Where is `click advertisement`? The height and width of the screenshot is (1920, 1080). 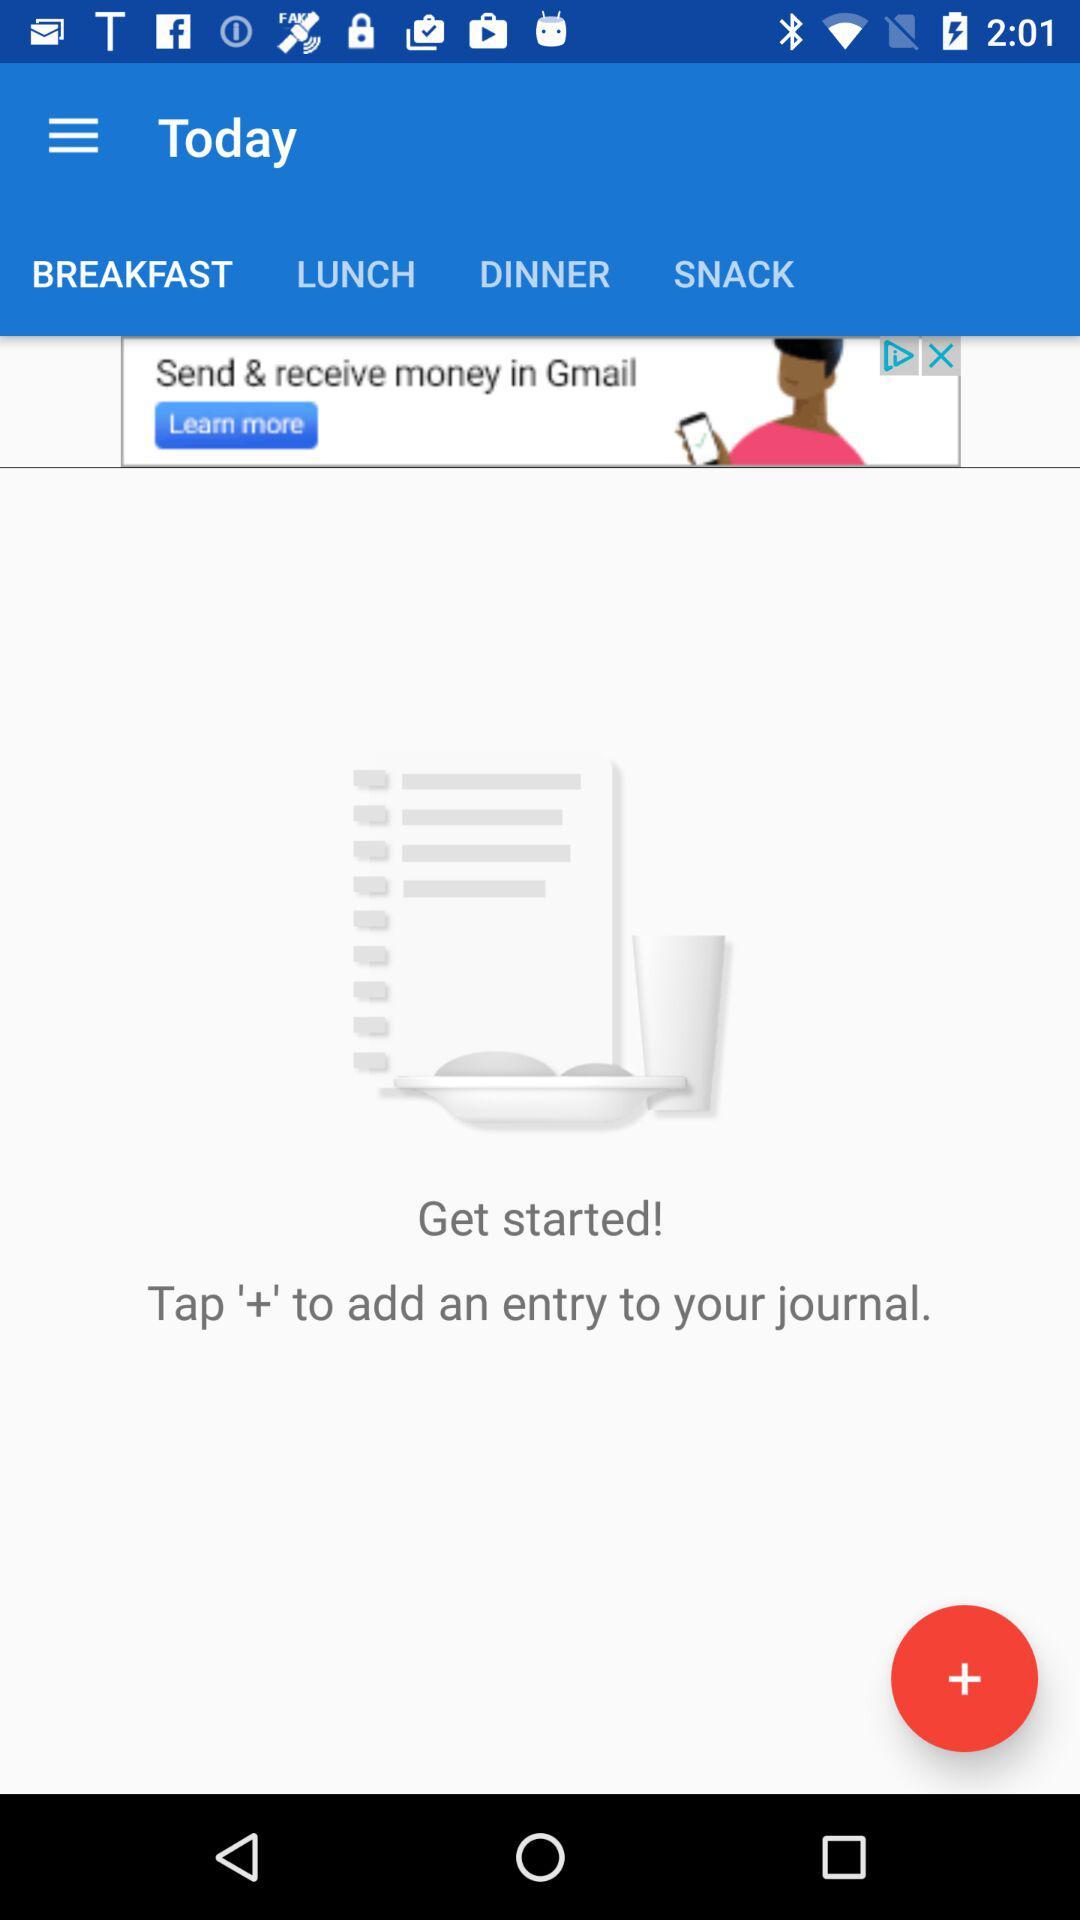 click advertisement is located at coordinates (540, 400).